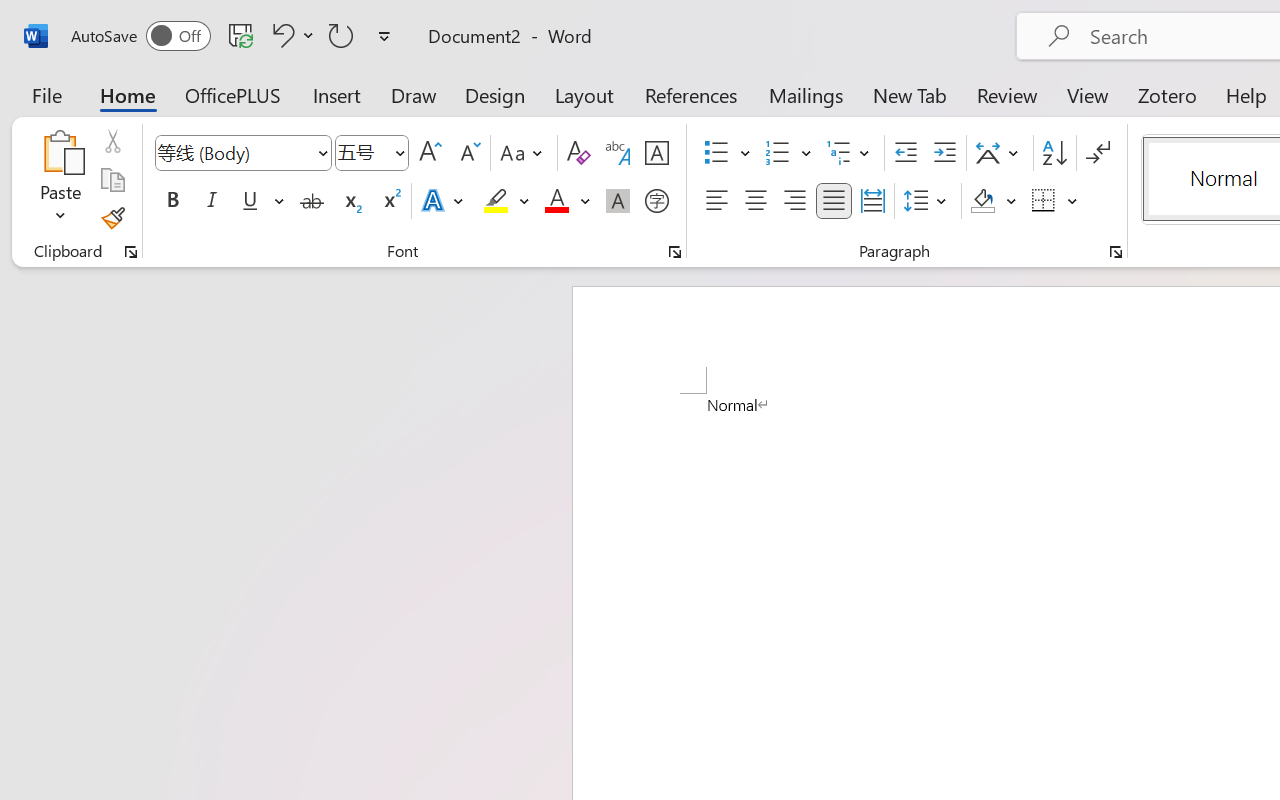  What do you see at coordinates (1087, 94) in the screenshot?
I see `'View'` at bounding box center [1087, 94].